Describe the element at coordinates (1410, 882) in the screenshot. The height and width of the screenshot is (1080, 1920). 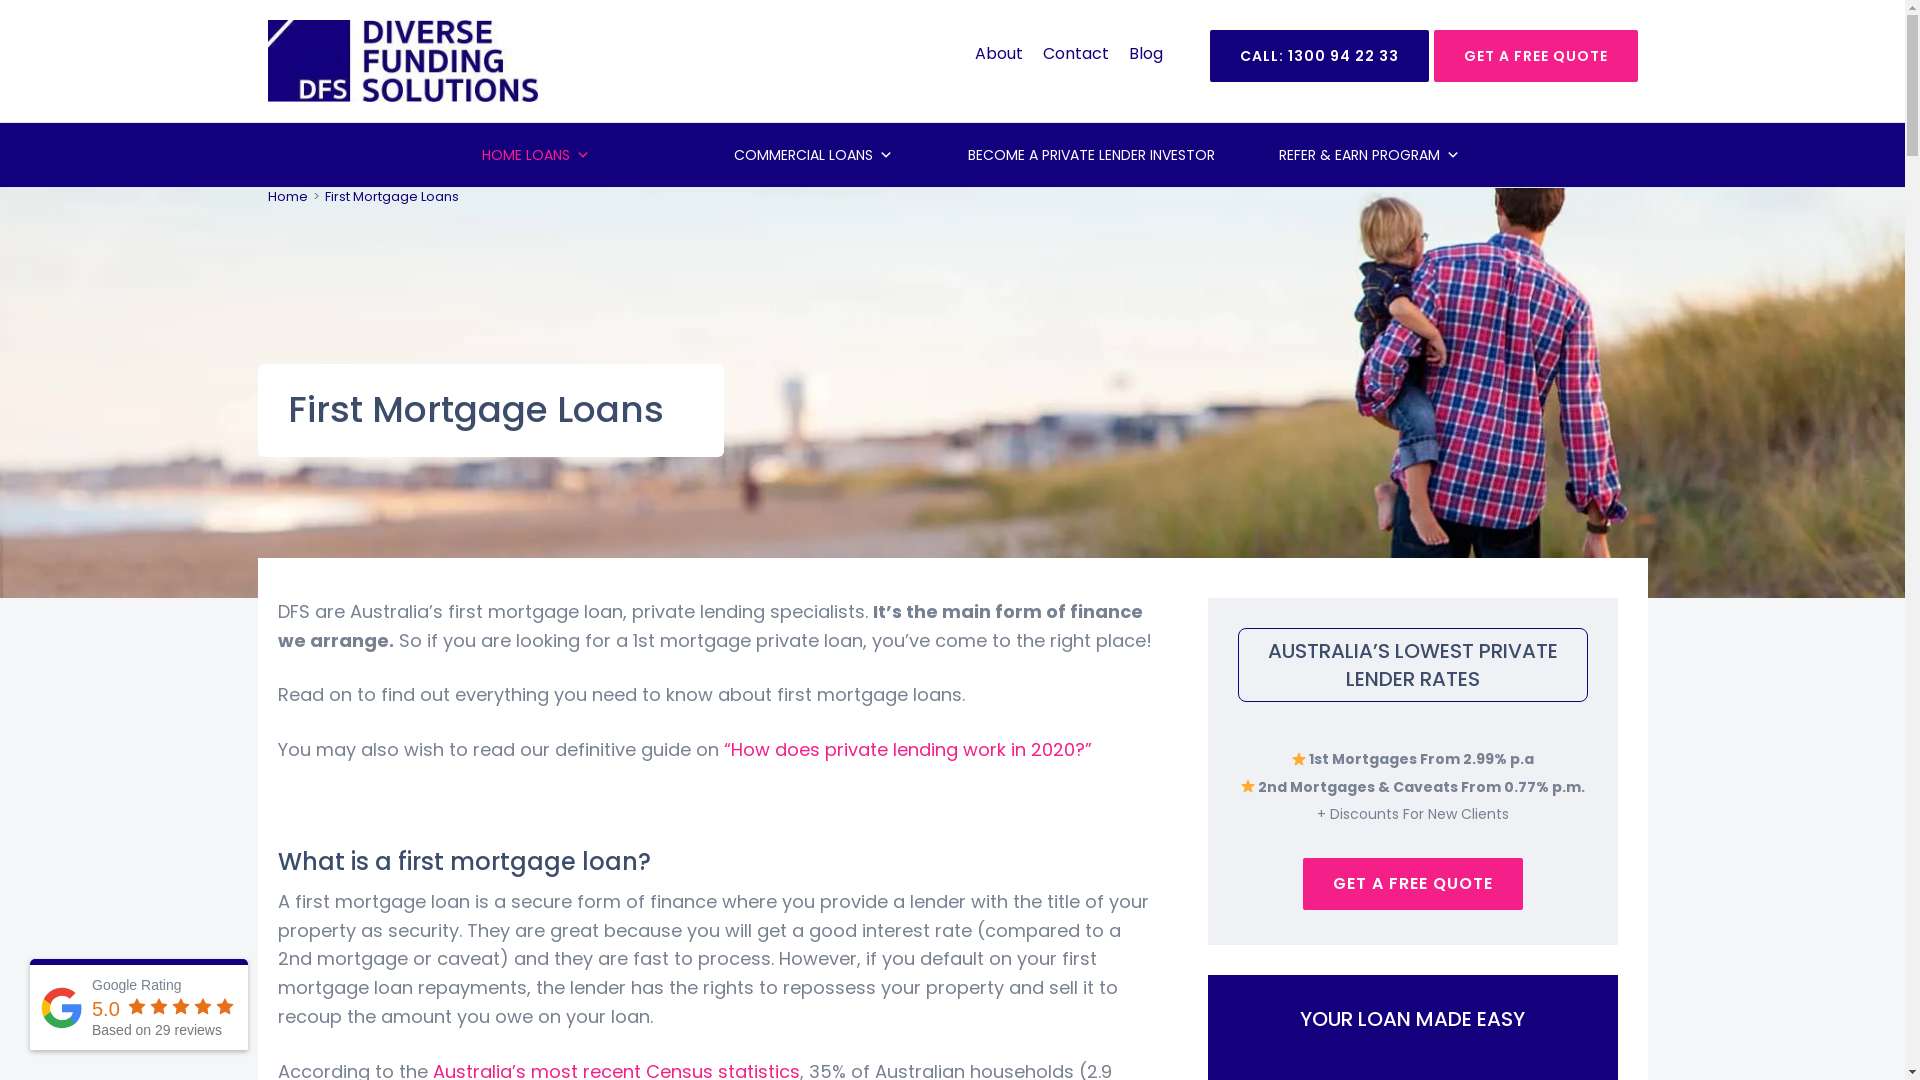
I see `'GET A FREE QUOTE'` at that location.